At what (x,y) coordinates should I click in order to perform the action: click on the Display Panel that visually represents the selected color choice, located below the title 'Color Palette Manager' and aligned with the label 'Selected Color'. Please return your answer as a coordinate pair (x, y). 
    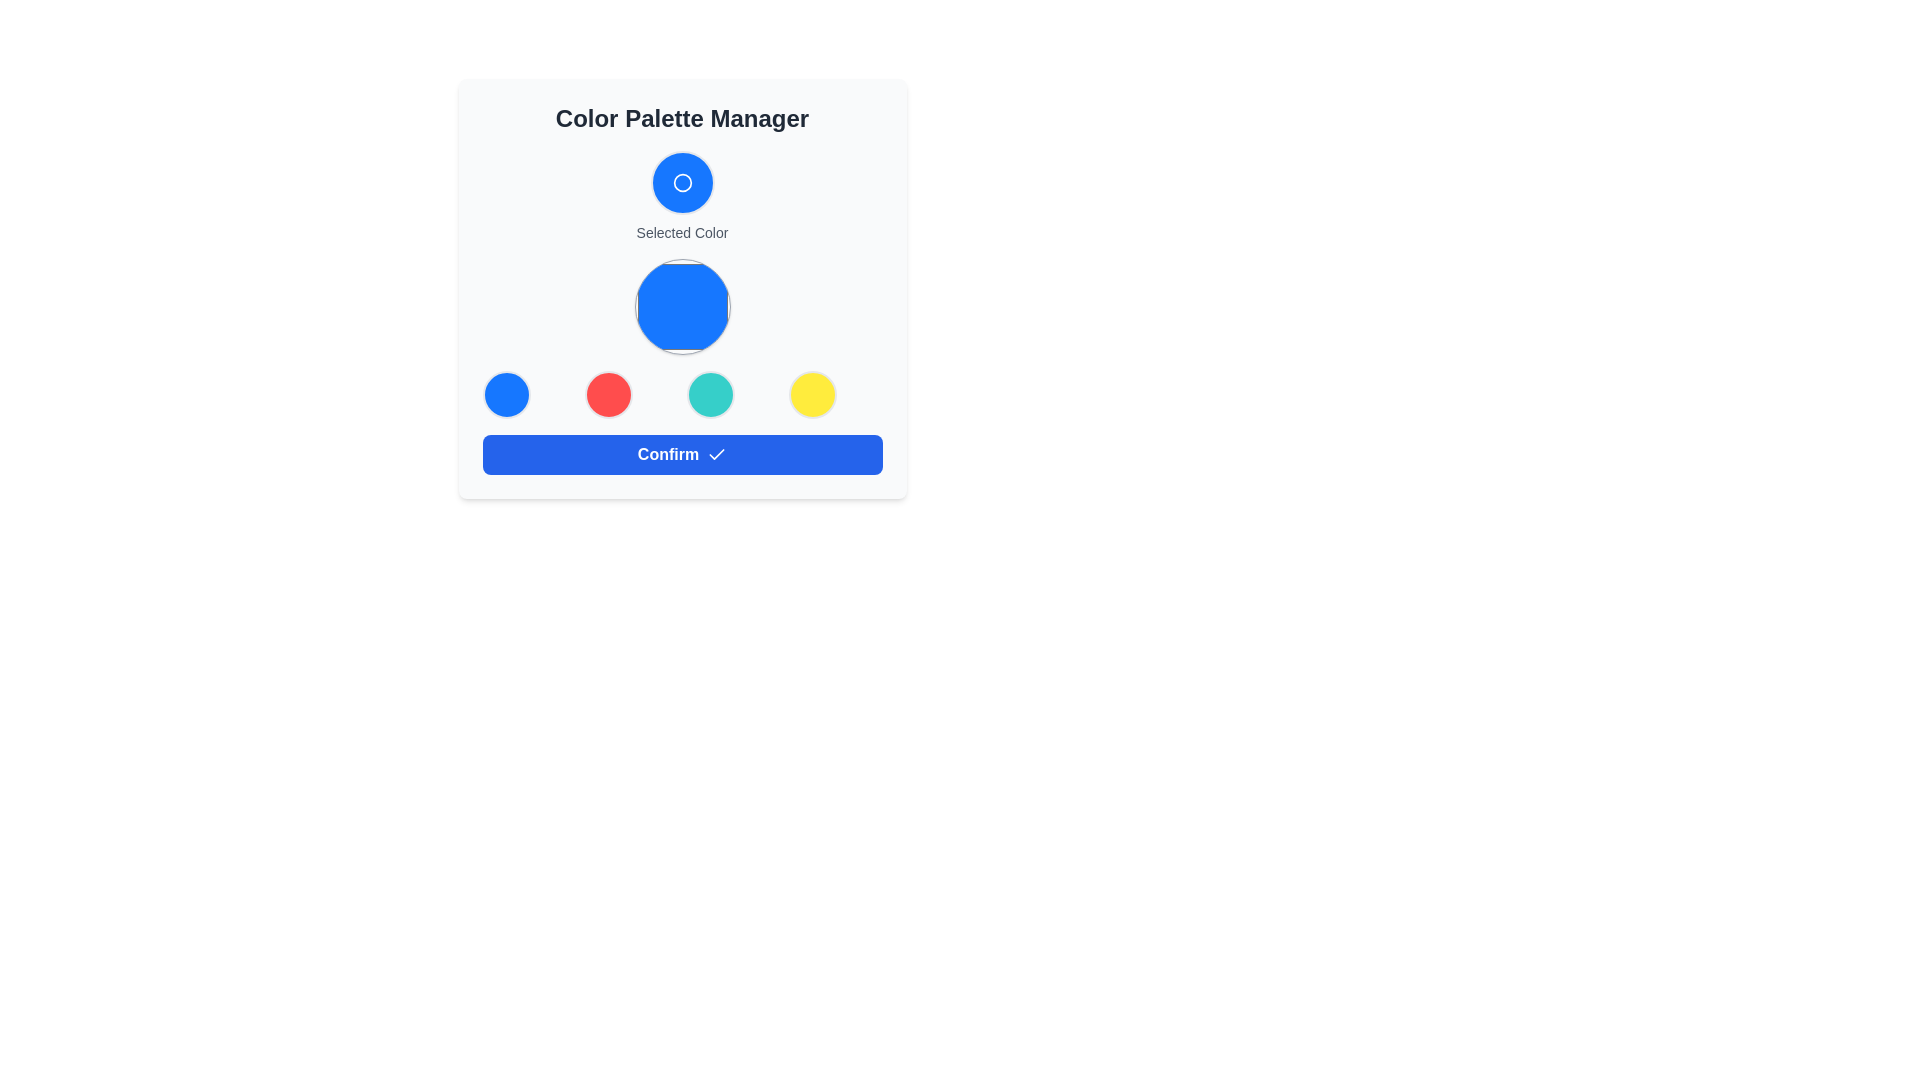
    Looking at the image, I should click on (682, 196).